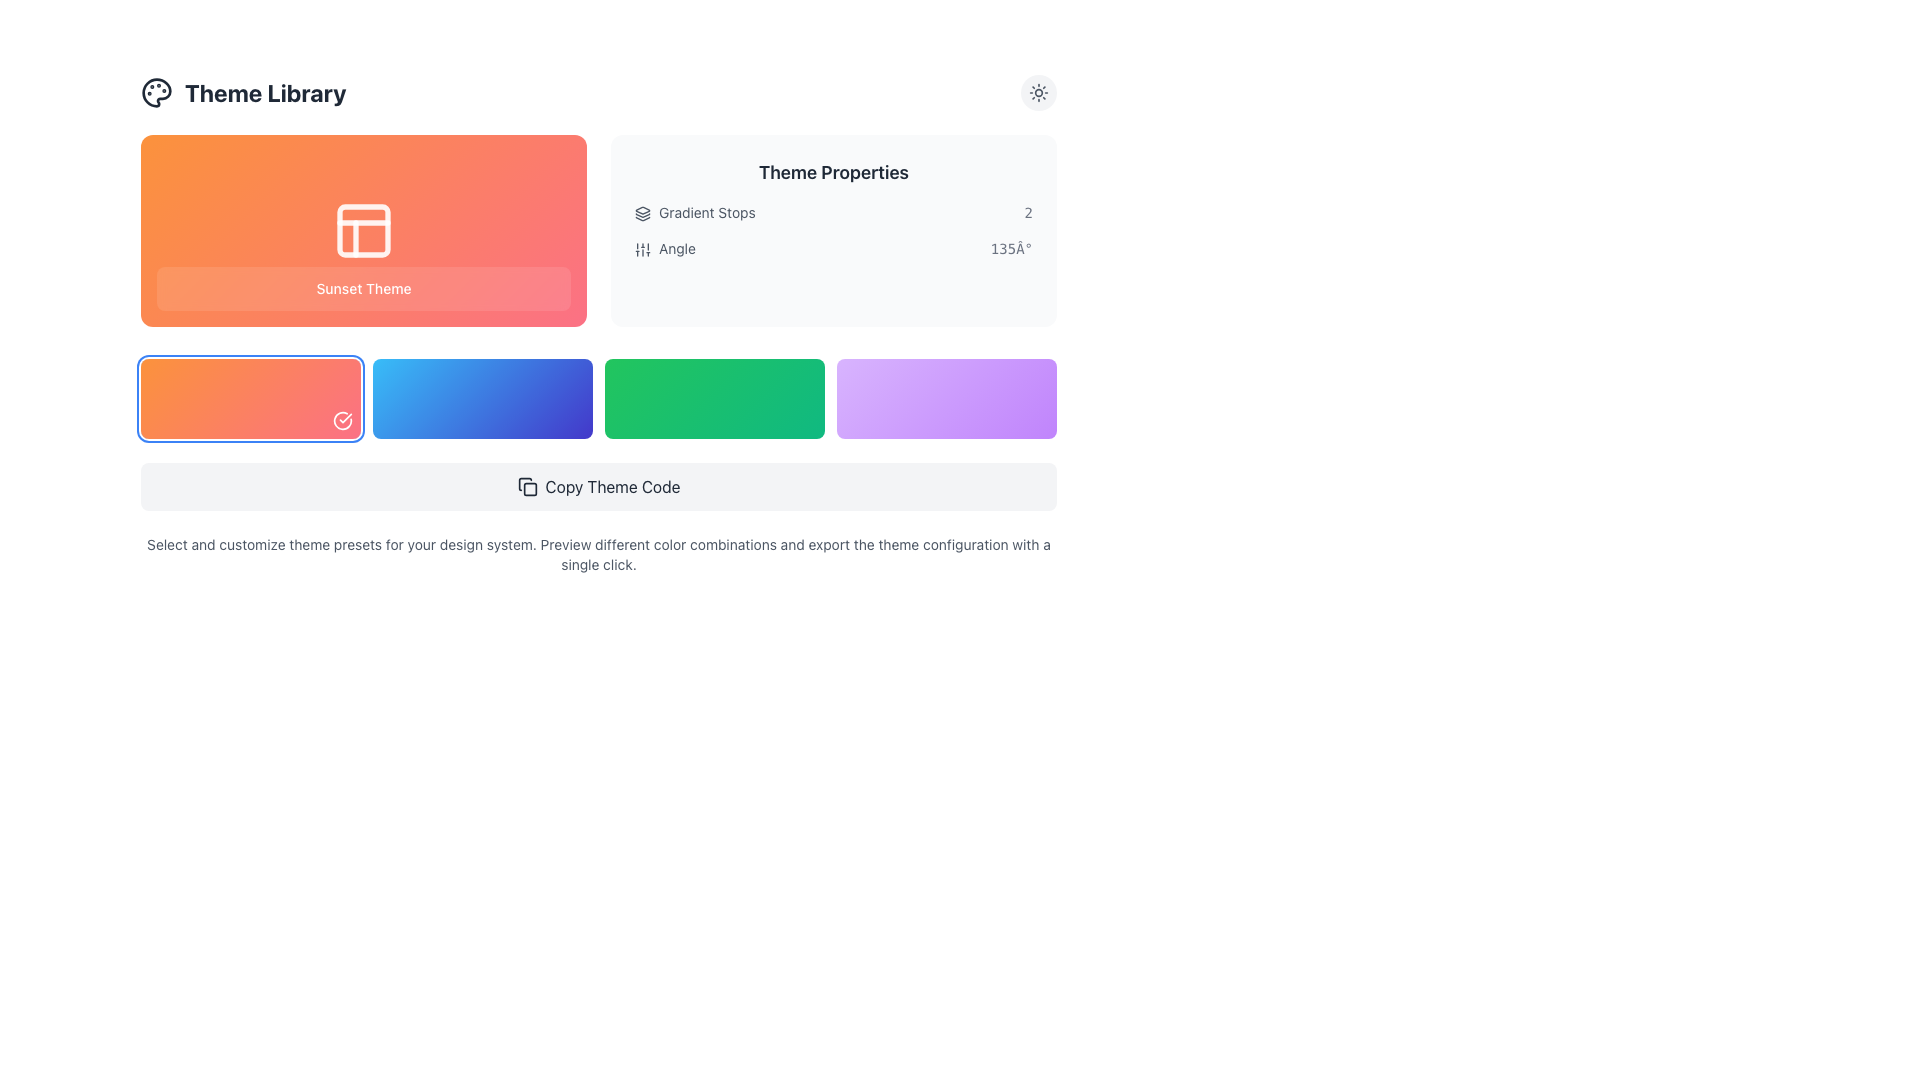 This screenshot has height=1080, width=1920. What do you see at coordinates (1011, 248) in the screenshot?
I see `the static text displaying the angle value '135°' in the 'Theme Properties' section` at bounding box center [1011, 248].